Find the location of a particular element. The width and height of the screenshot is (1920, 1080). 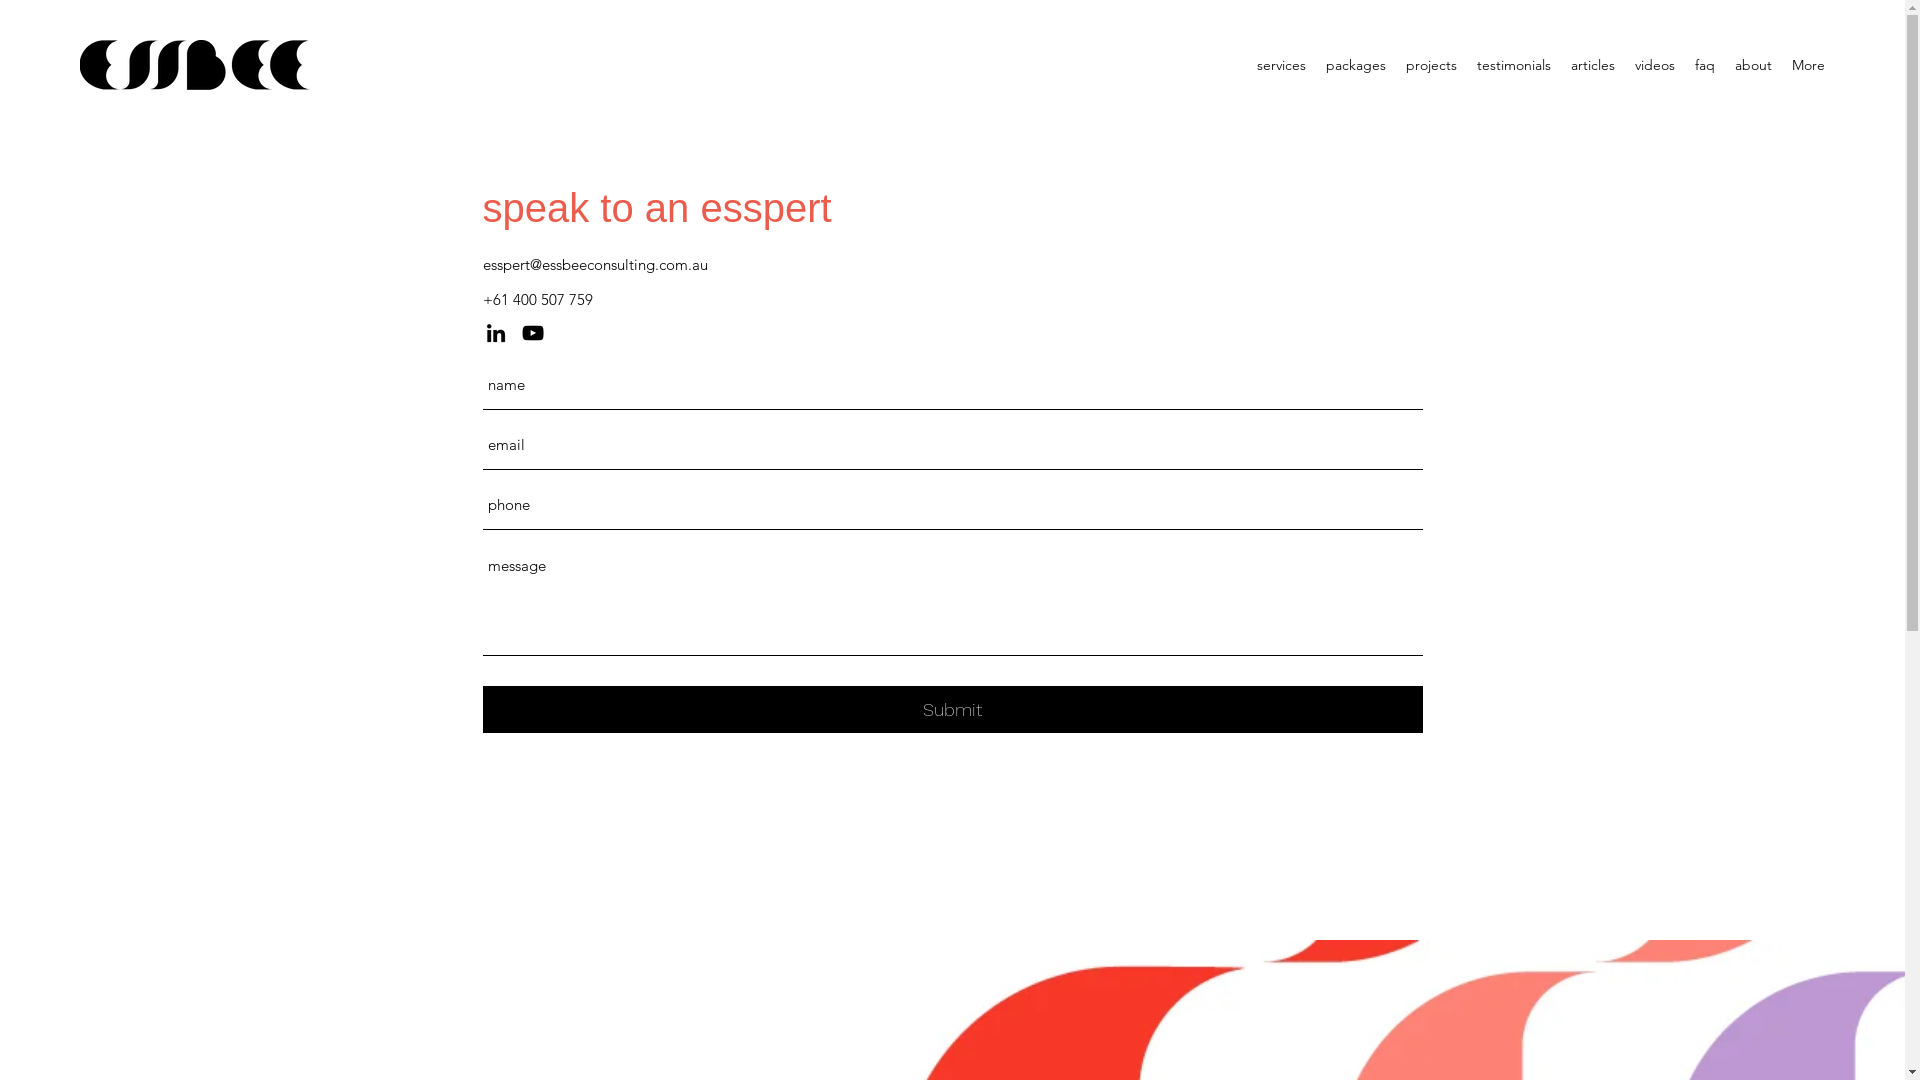

'packages' is located at coordinates (1356, 64).